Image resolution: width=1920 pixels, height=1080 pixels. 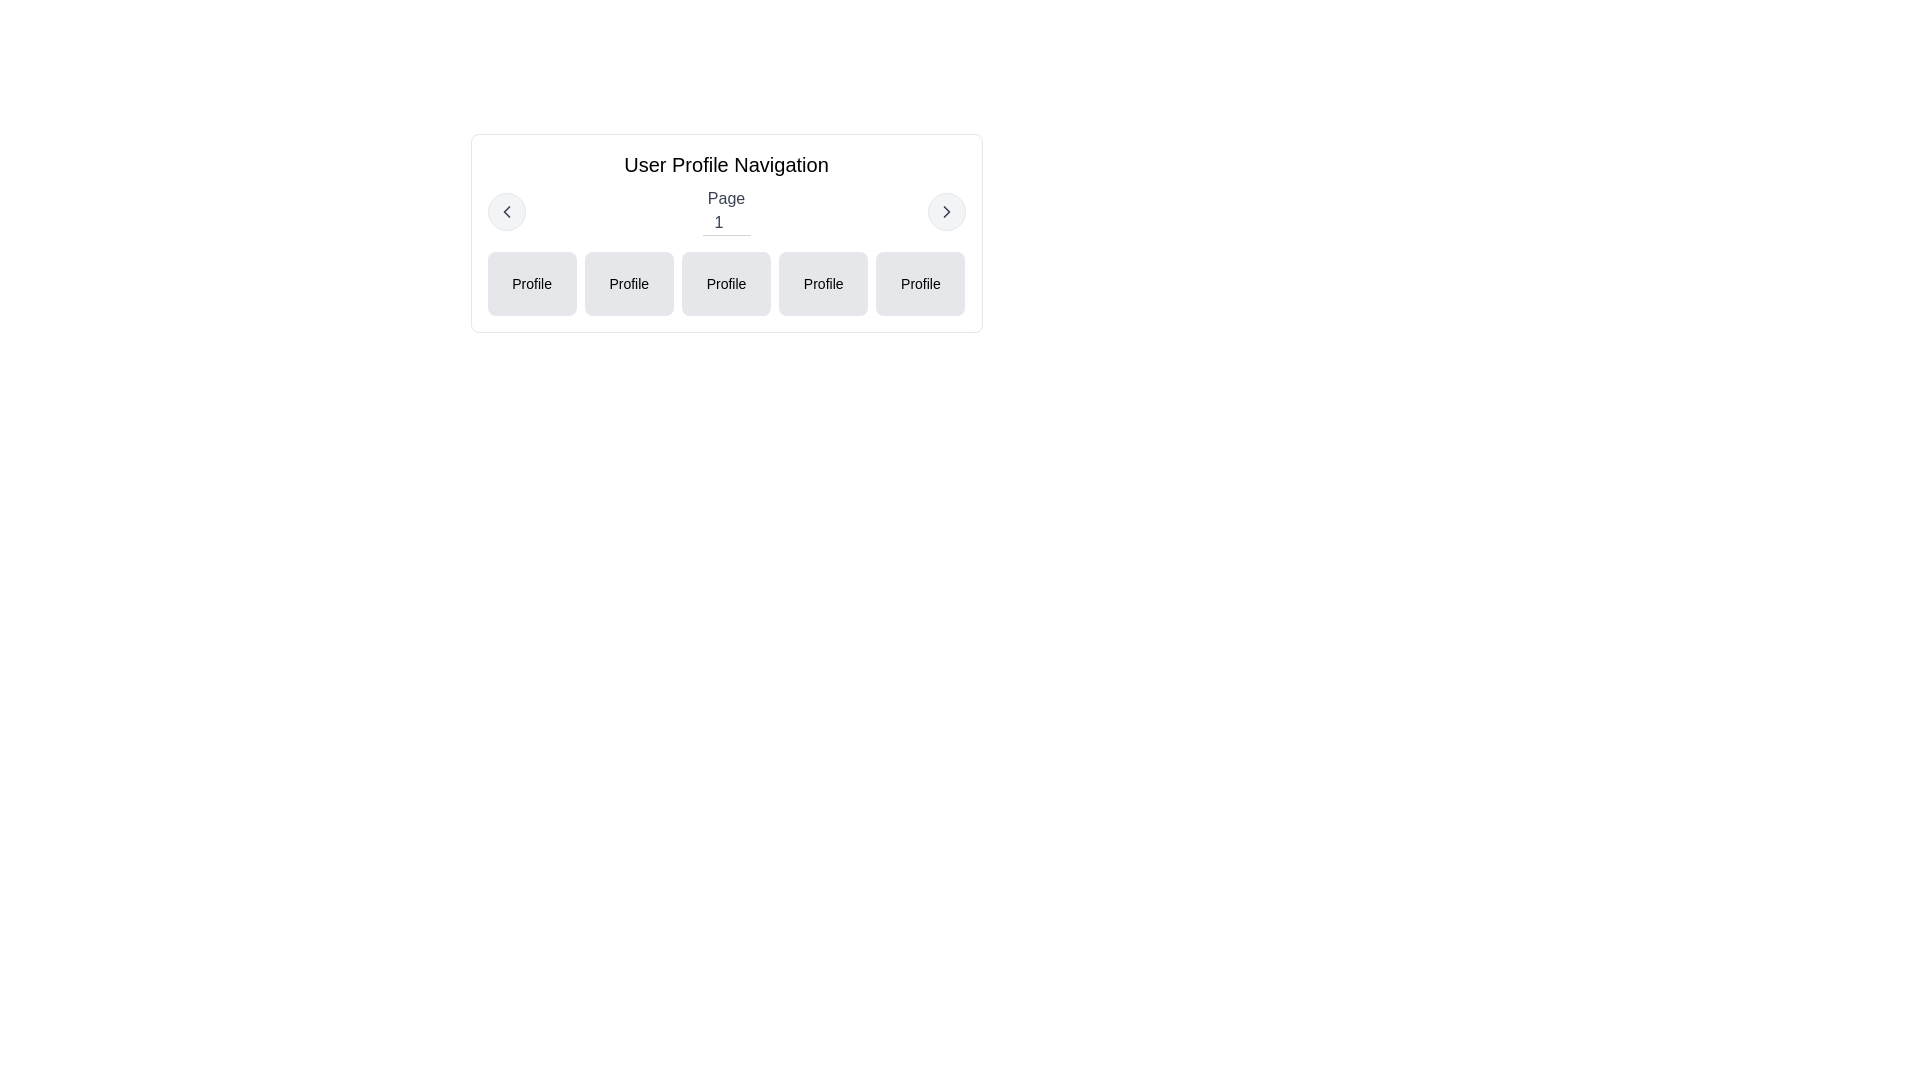 What do you see at coordinates (725, 284) in the screenshot?
I see `the third selectable item in the User Profile Navigation grid` at bounding box center [725, 284].